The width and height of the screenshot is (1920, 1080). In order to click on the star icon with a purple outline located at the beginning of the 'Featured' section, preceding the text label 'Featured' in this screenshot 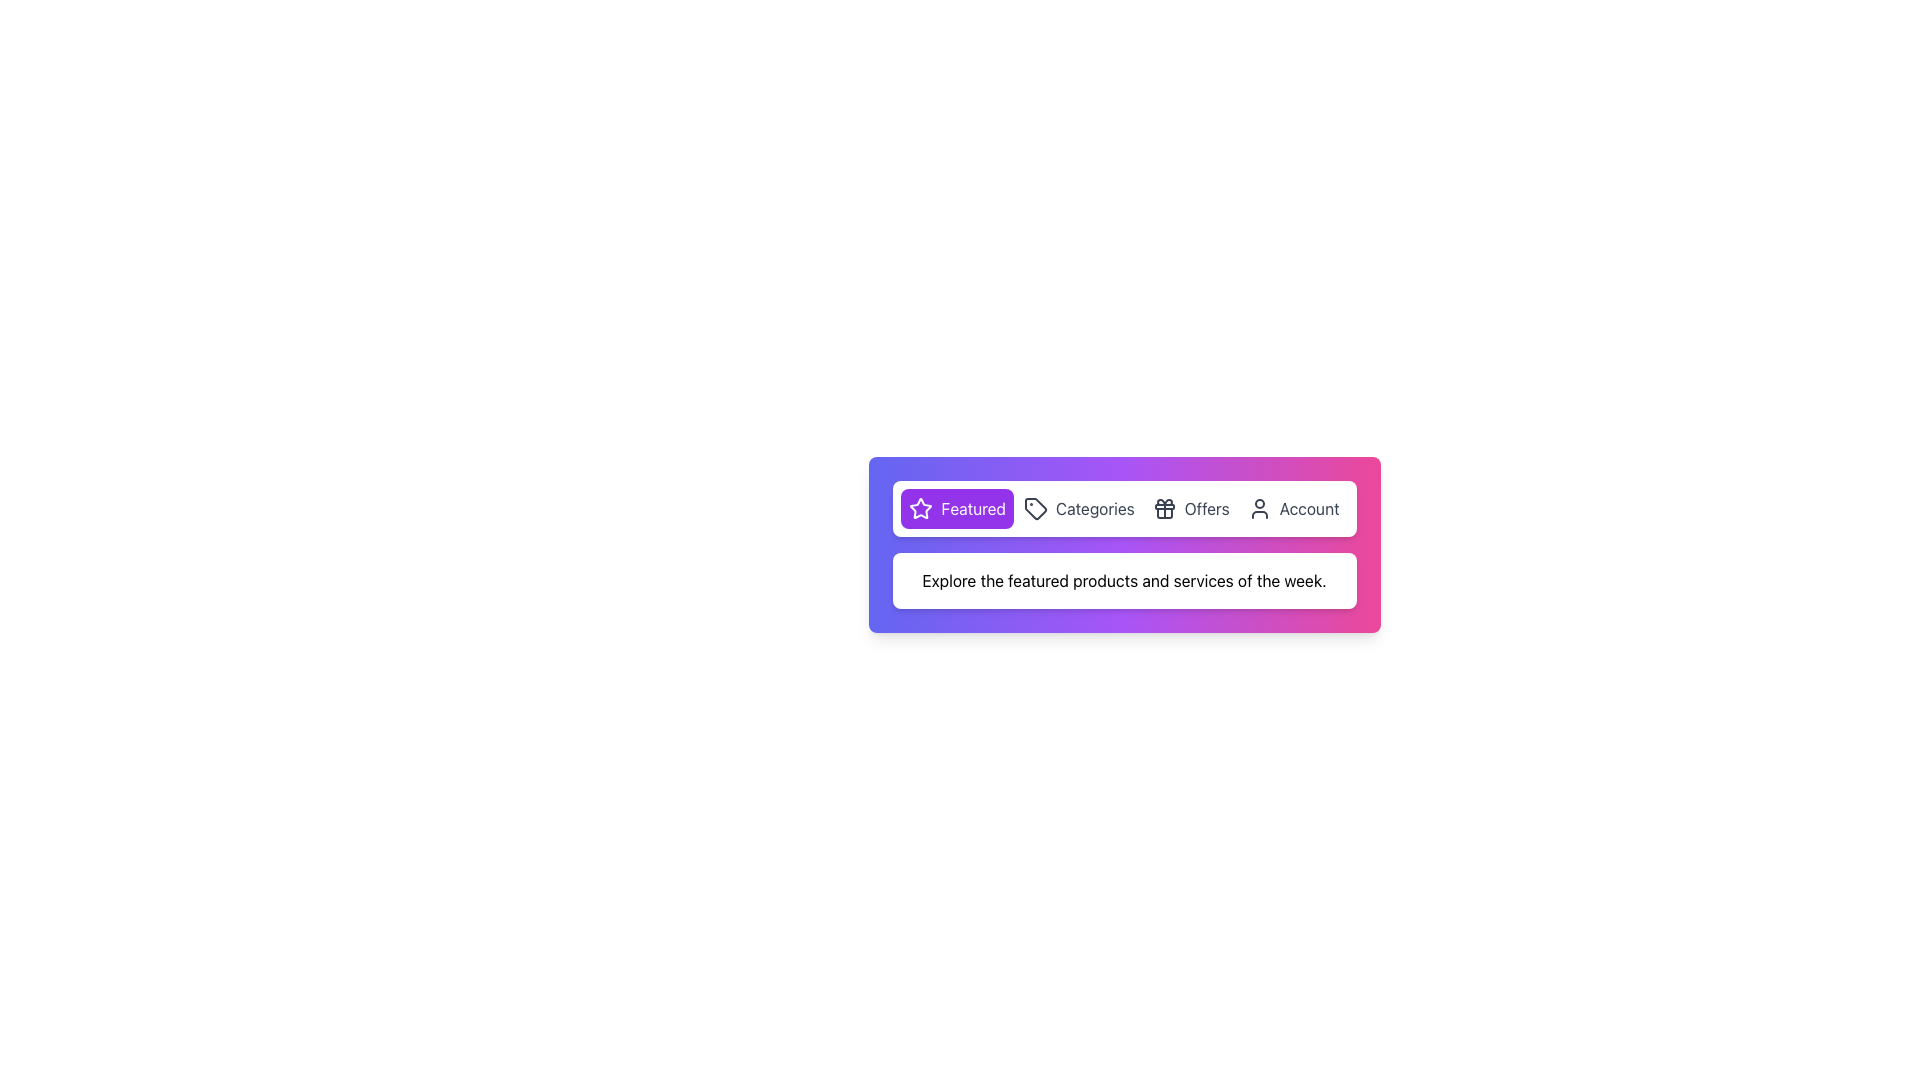, I will do `click(920, 508)`.